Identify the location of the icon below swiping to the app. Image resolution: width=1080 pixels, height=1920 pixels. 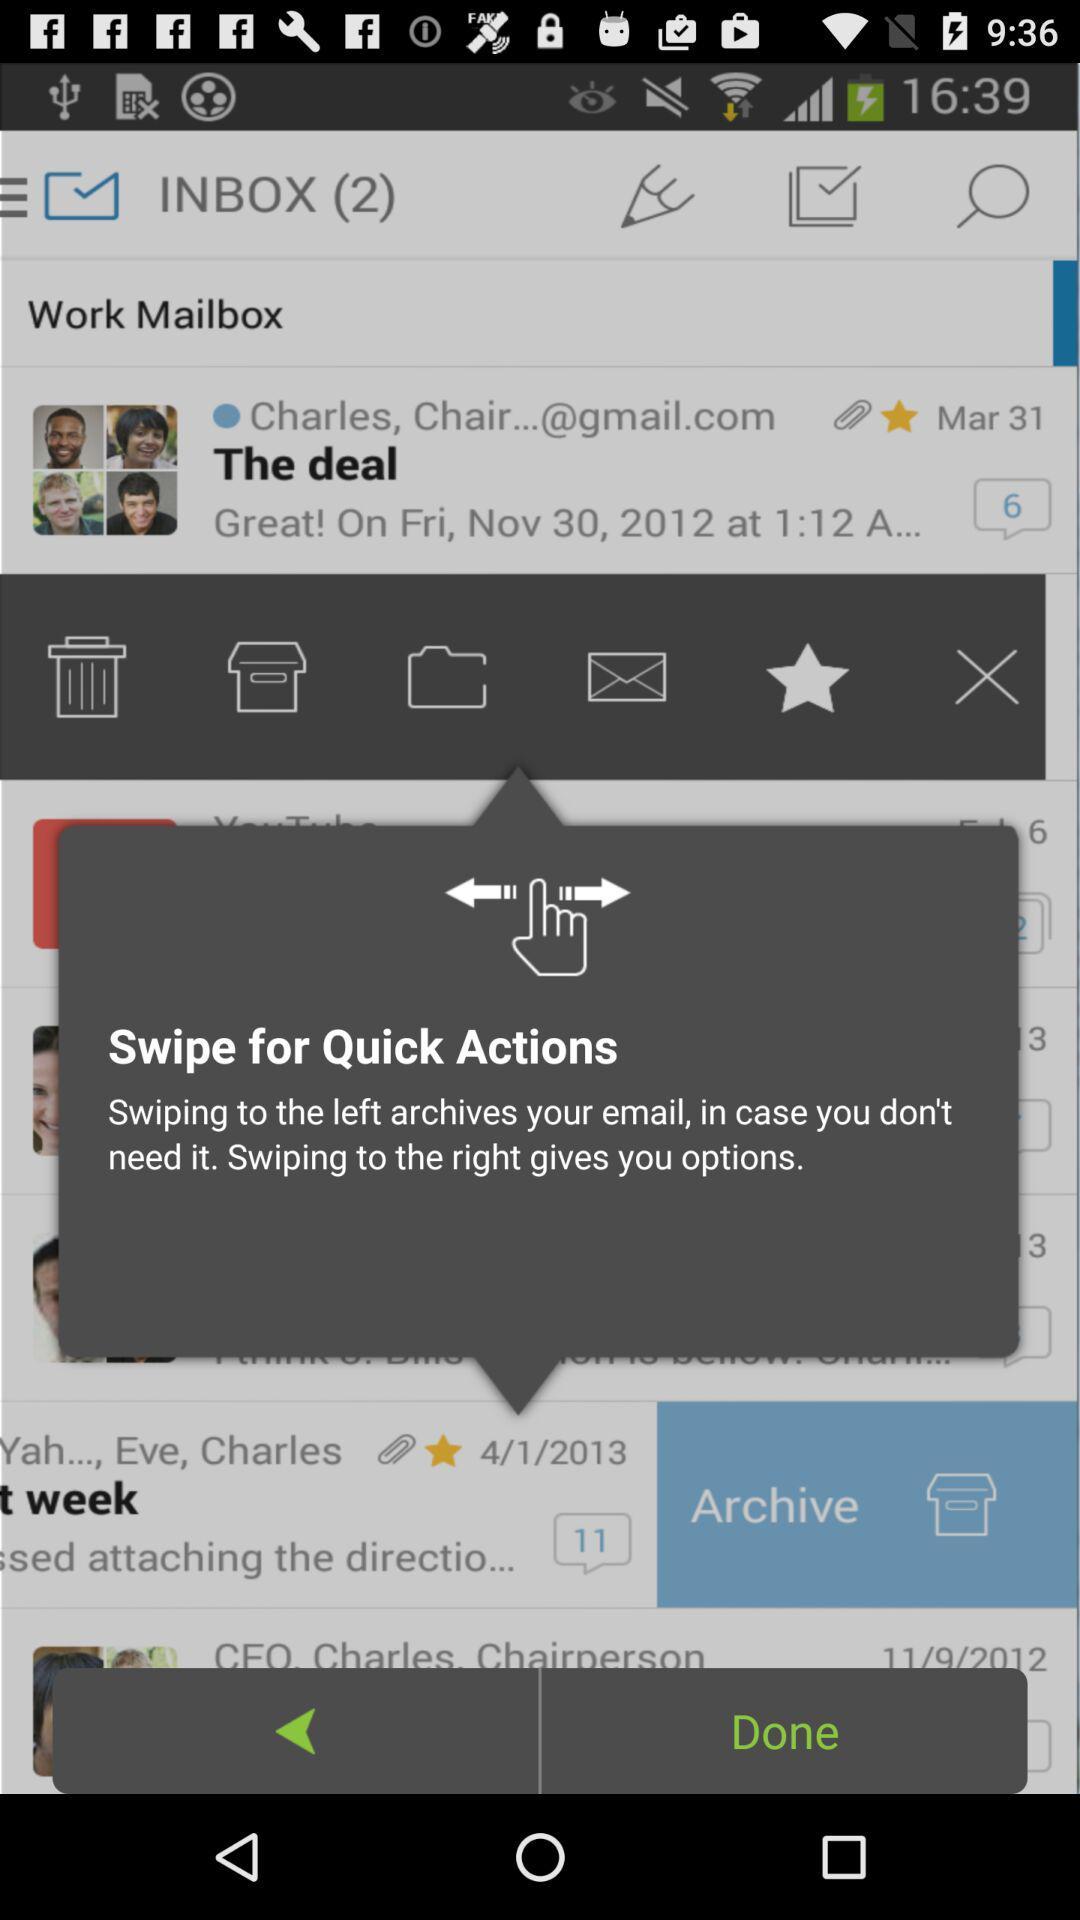
(783, 1730).